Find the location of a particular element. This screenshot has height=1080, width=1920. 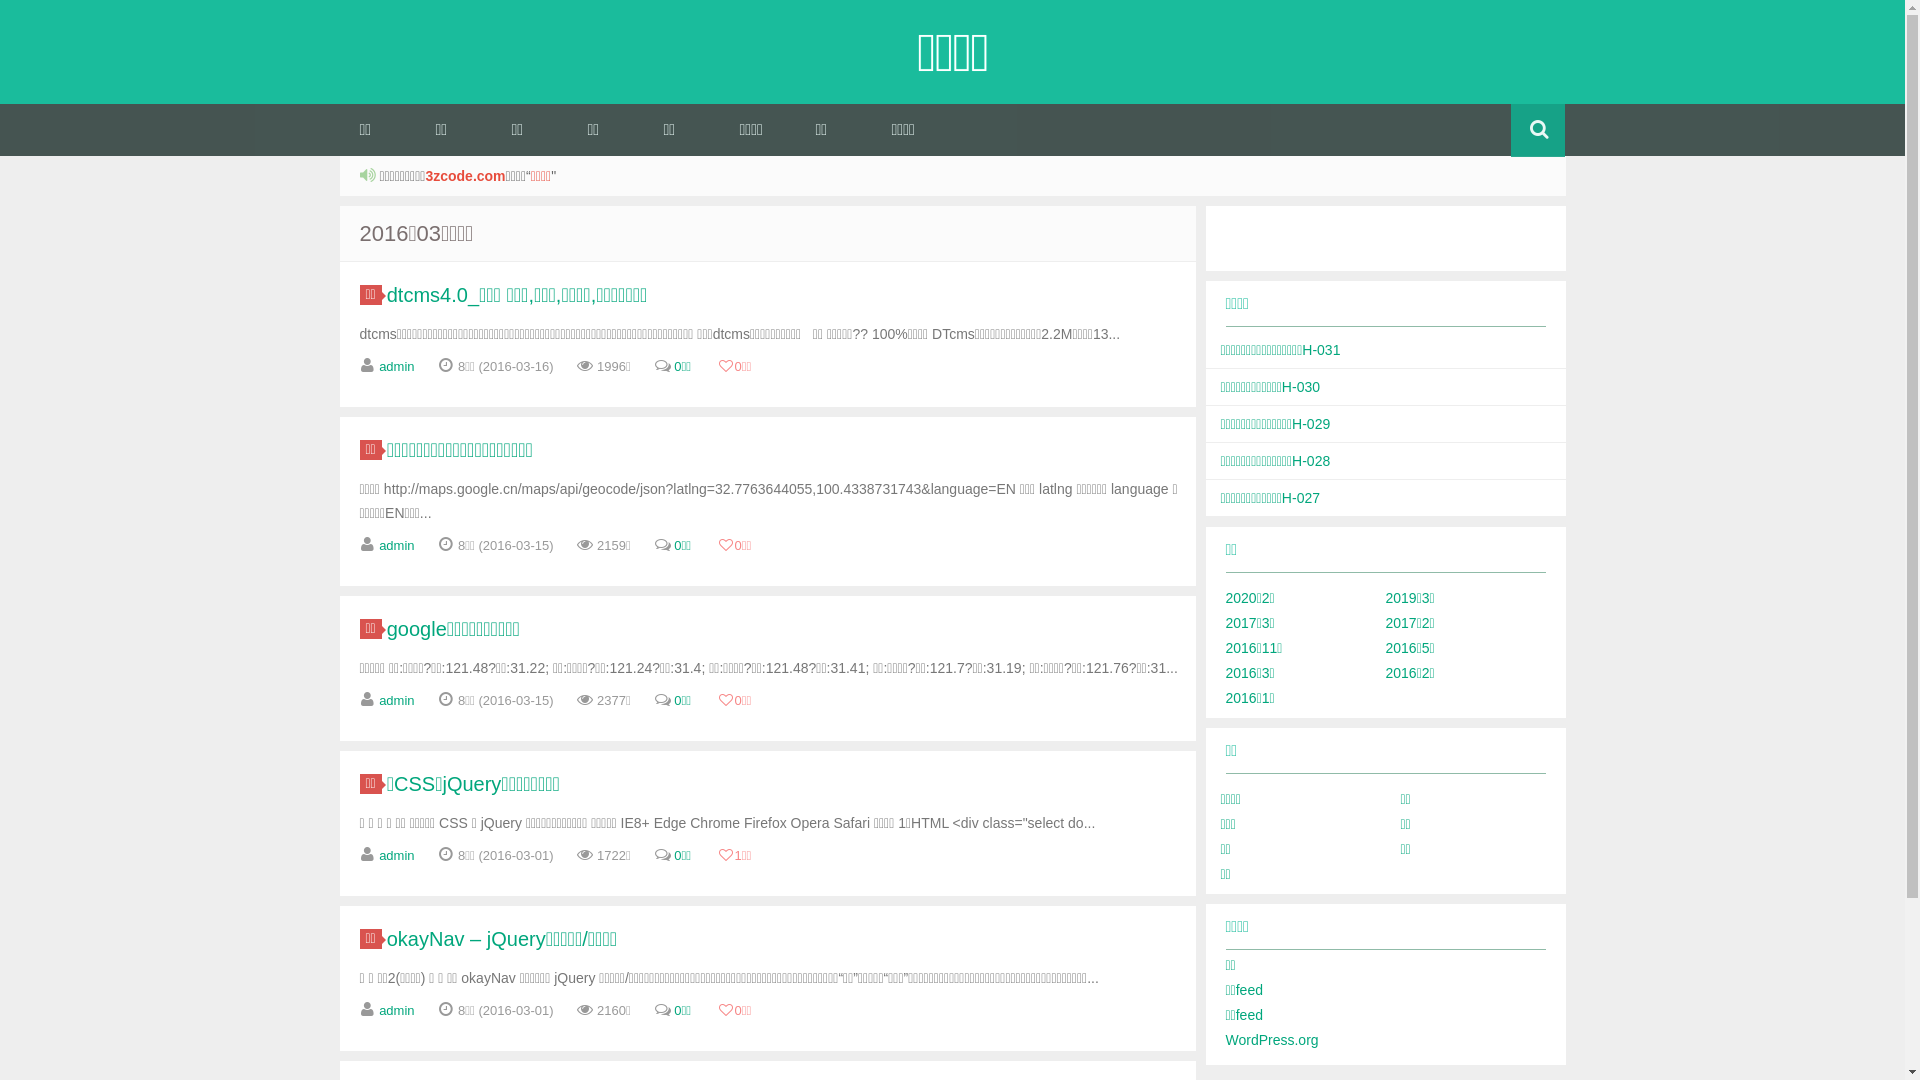

'WordPress.org' is located at coordinates (1271, 1039).